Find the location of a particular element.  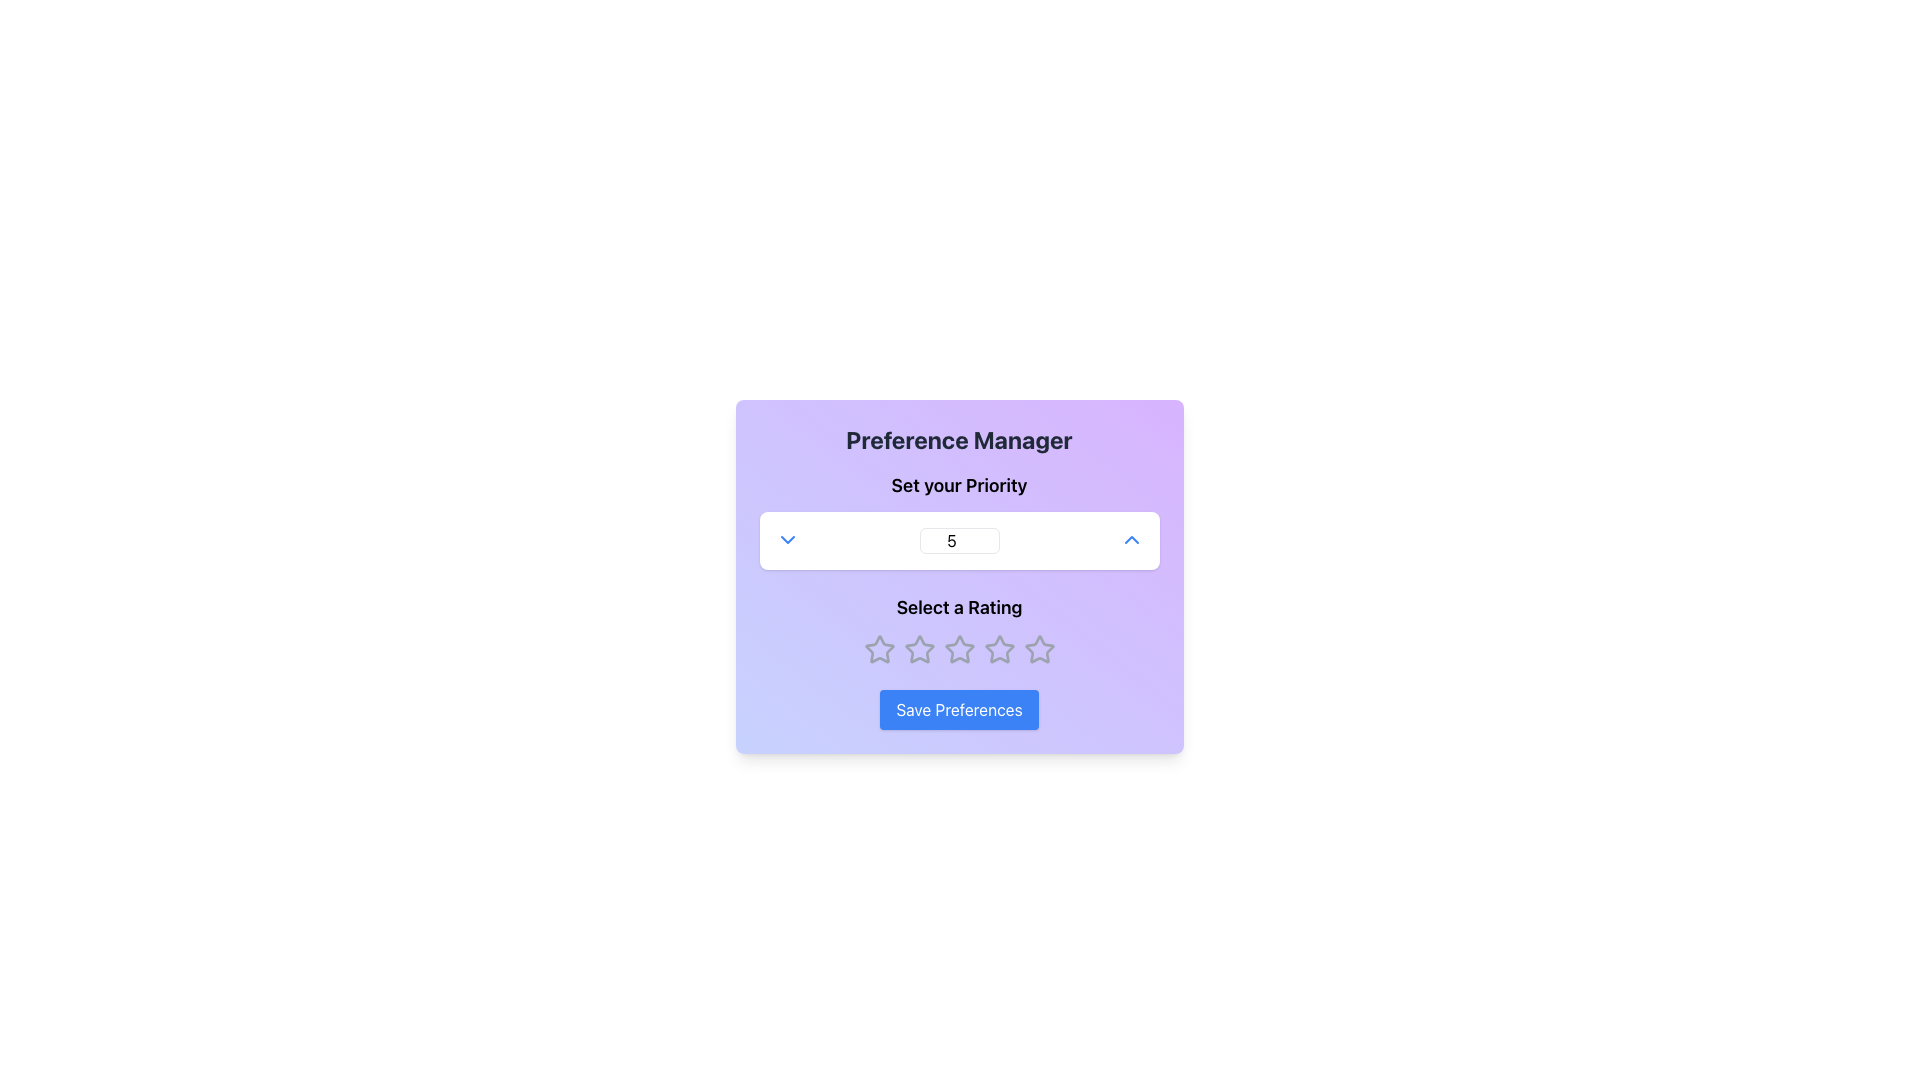

the fourth star icon in the rating section labeled 'Select a Rating' is located at coordinates (998, 648).